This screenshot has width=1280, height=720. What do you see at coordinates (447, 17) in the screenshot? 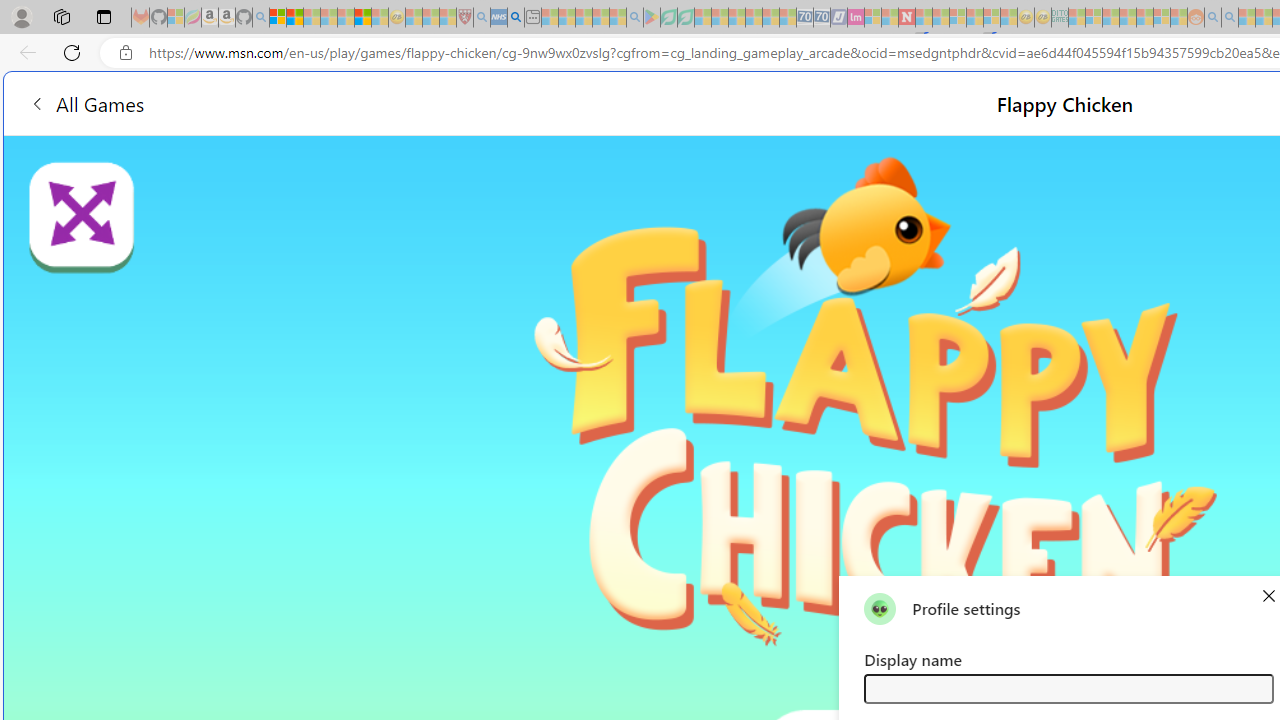
I see `'Local - MSN - Sleeping'` at bounding box center [447, 17].